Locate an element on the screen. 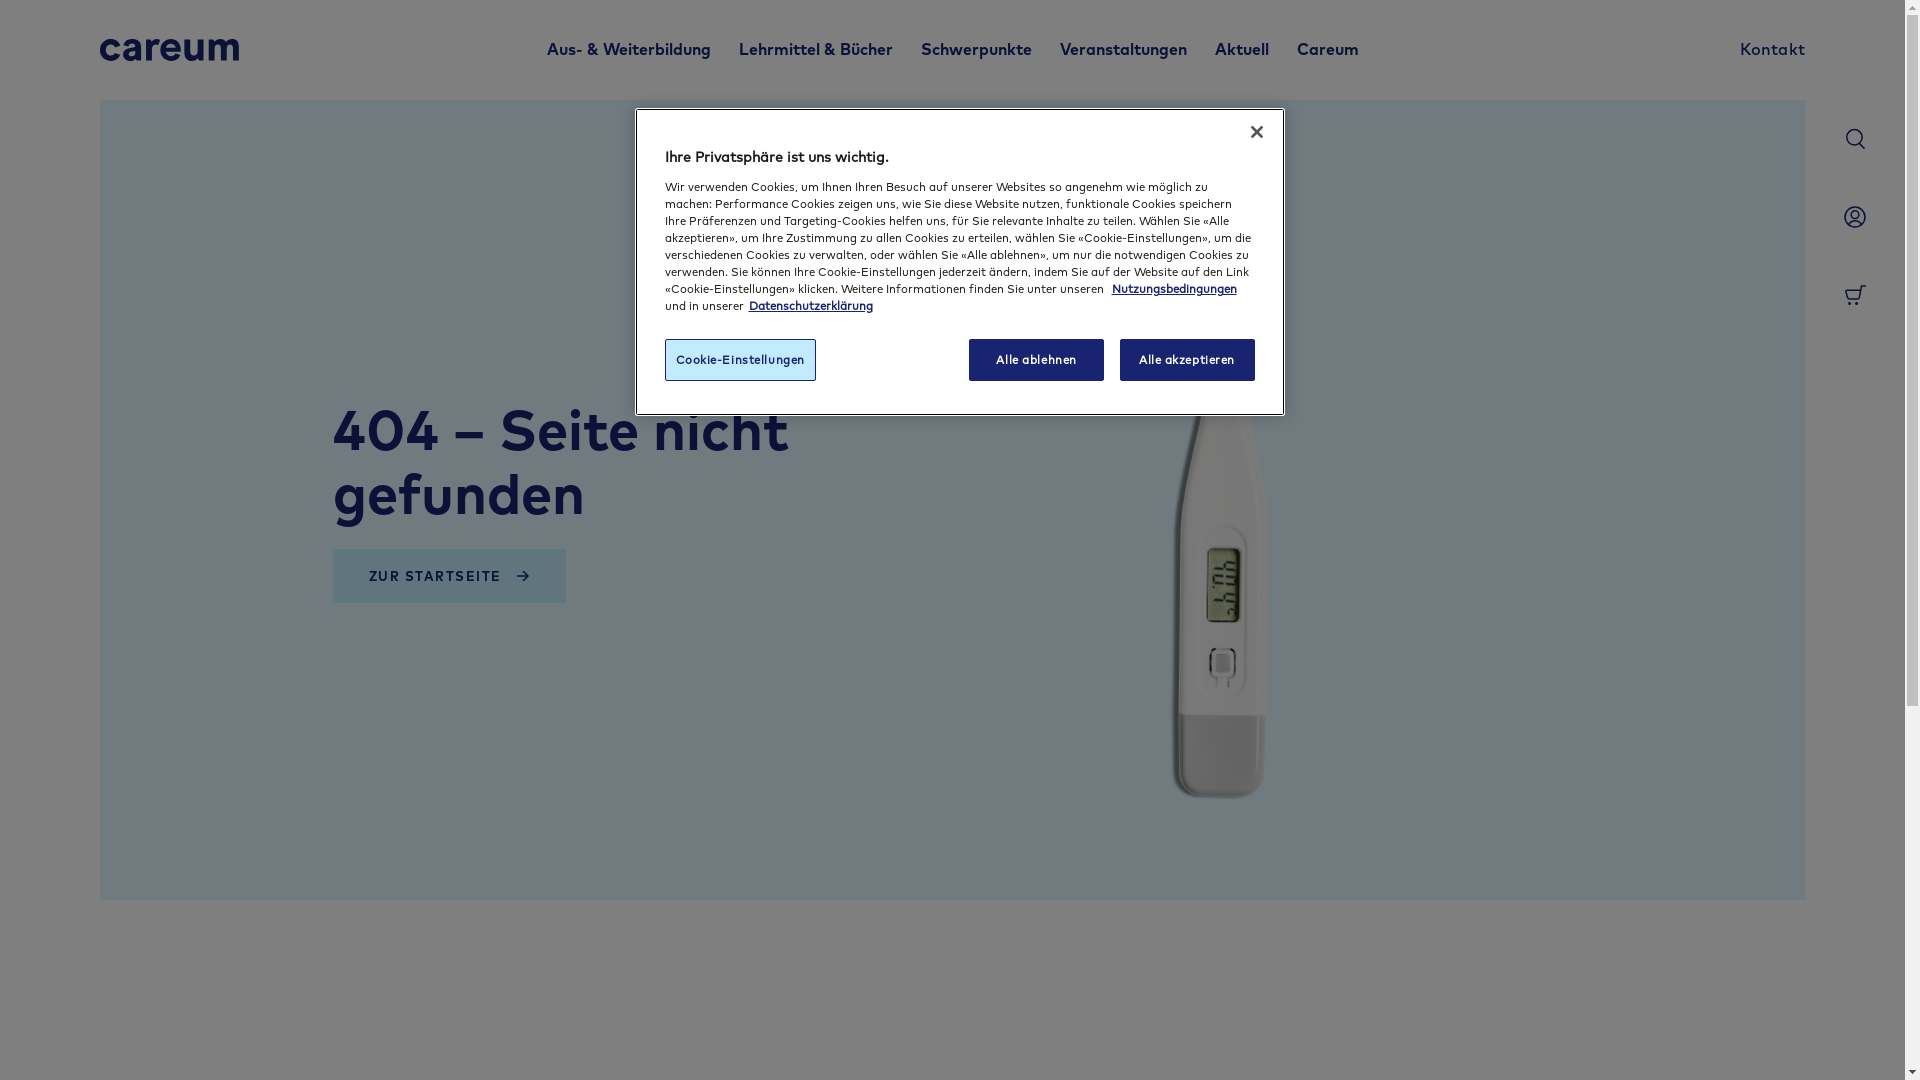 The width and height of the screenshot is (1920, 1080). 'Alle ablehnen' is located at coordinates (1036, 358).